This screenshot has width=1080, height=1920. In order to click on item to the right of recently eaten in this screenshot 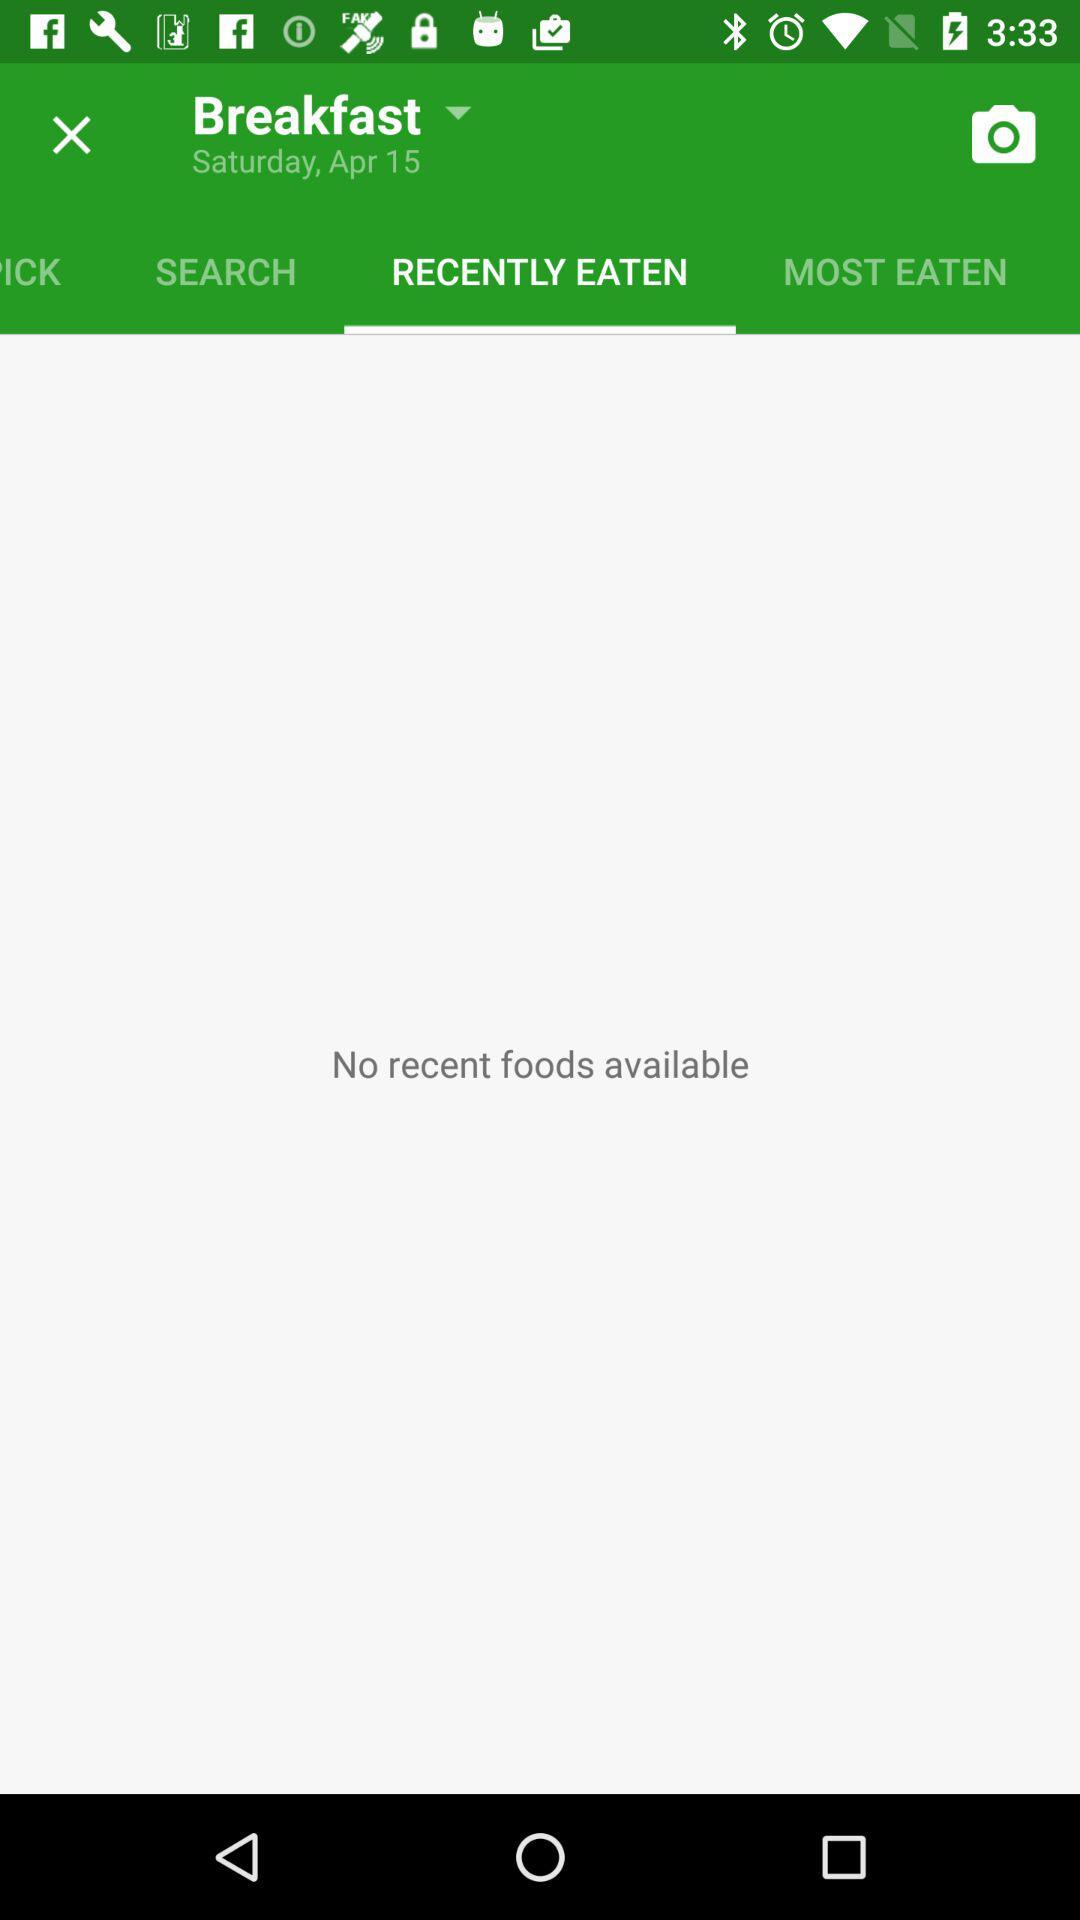, I will do `click(894, 269)`.